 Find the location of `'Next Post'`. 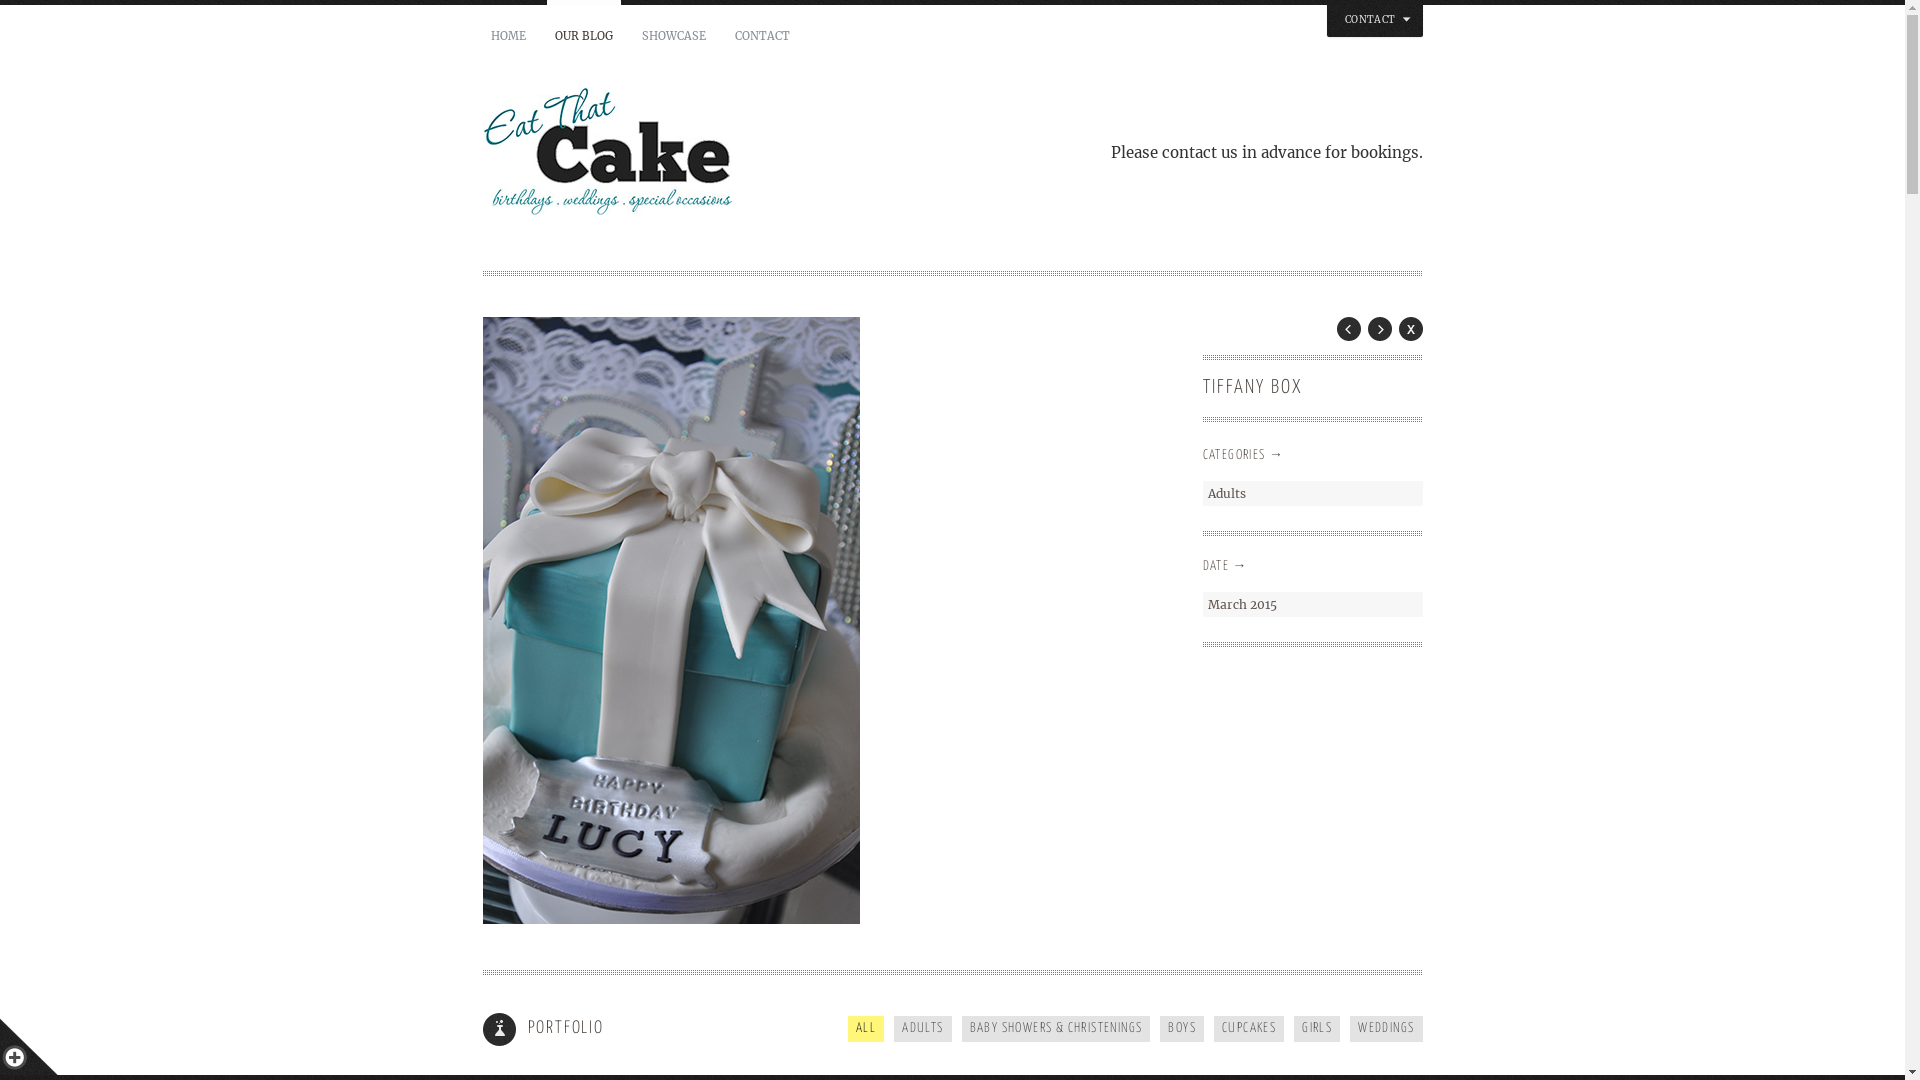

'Next Post' is located at coordinates (1379, 327).